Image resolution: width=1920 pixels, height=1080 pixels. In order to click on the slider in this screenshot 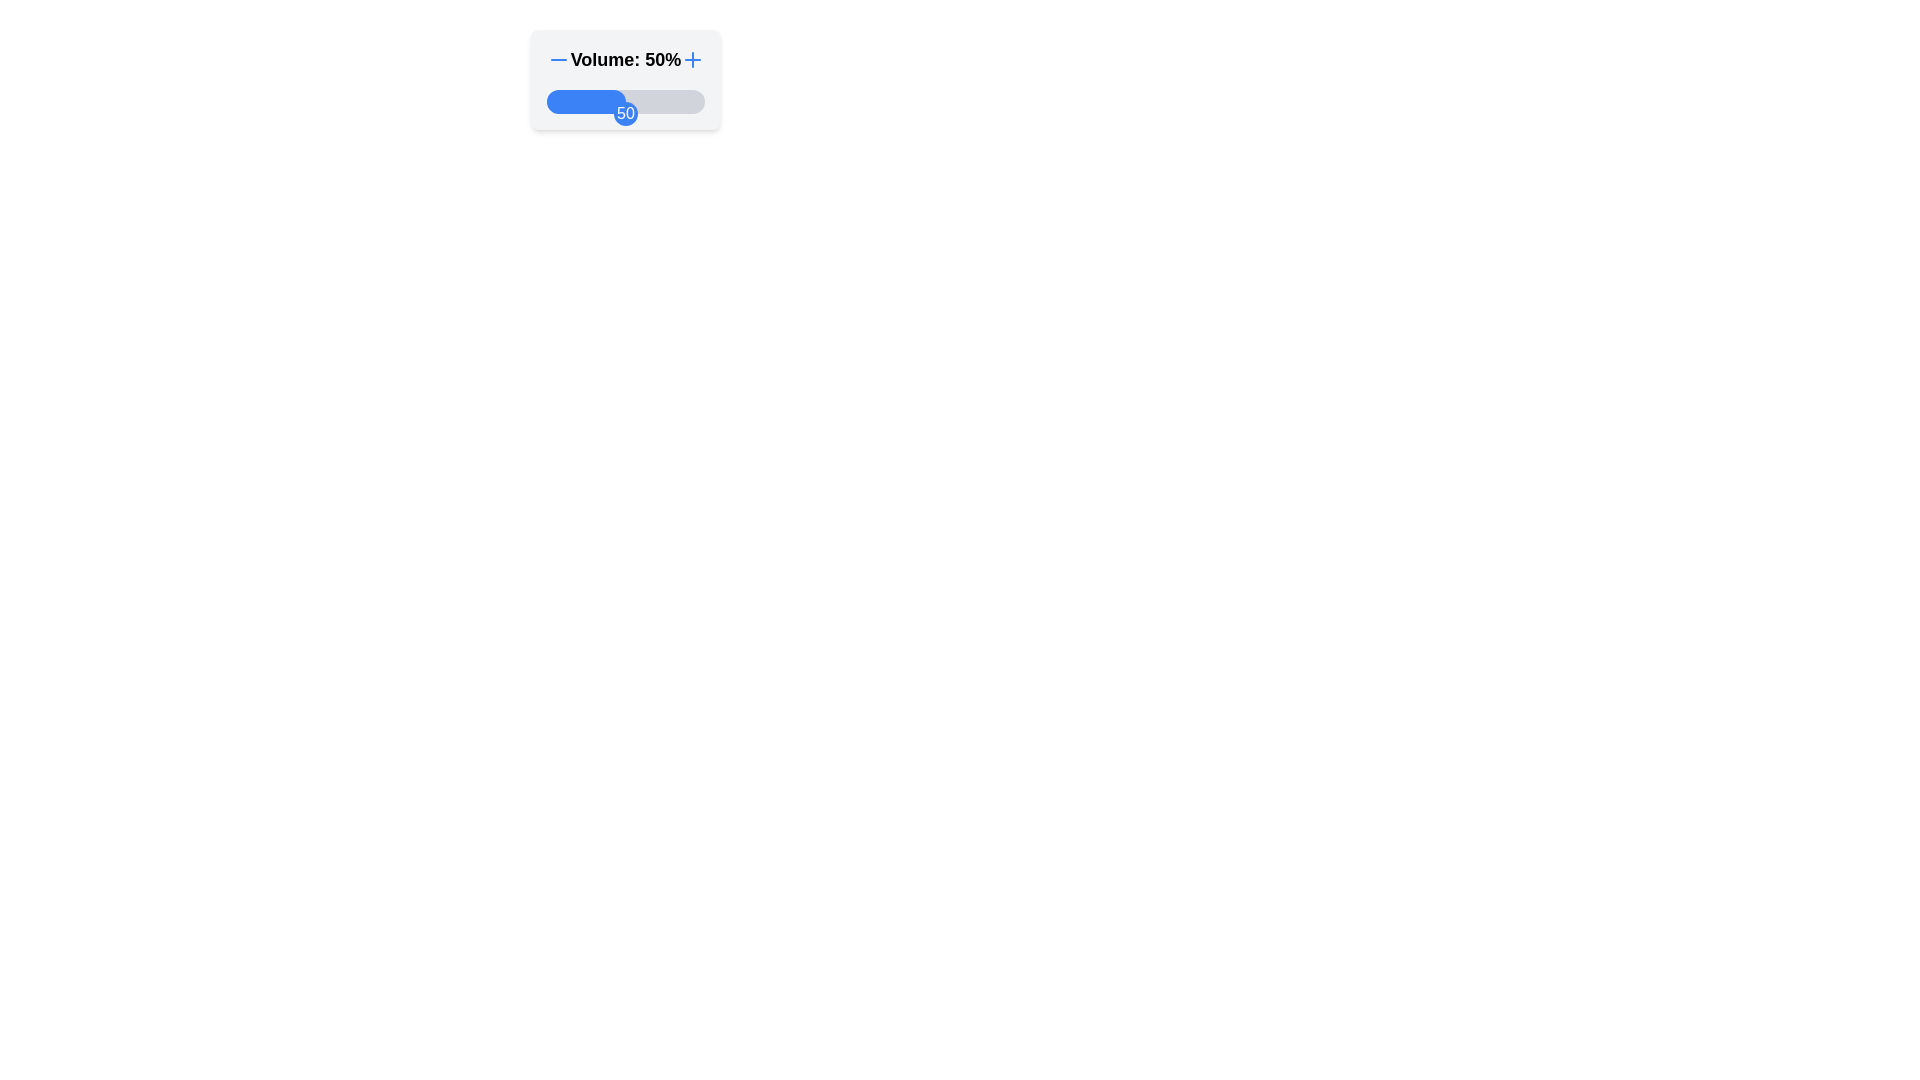, I will do `click(631, 101)`.